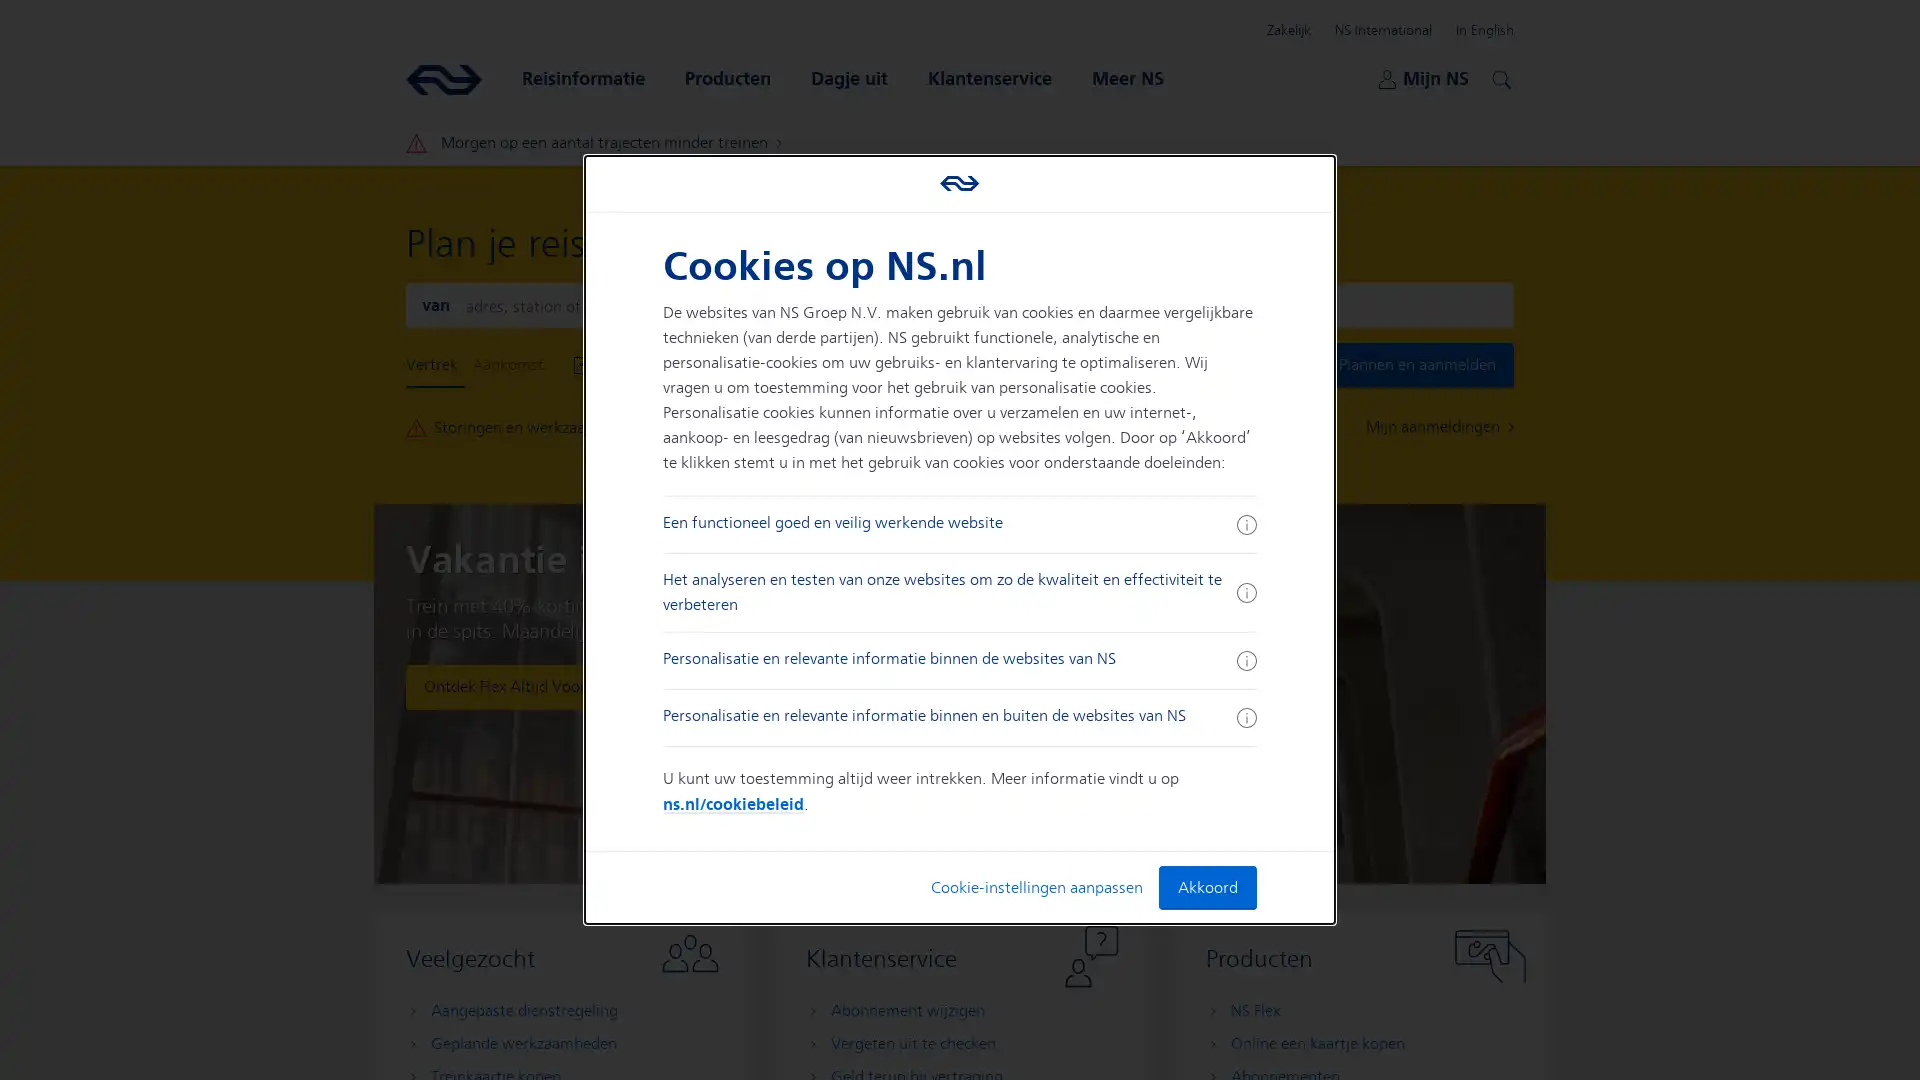 The height and width of the screenshot is (1080, 1920). I want to click on Klantenservice Open submenu, so click(989, 77).